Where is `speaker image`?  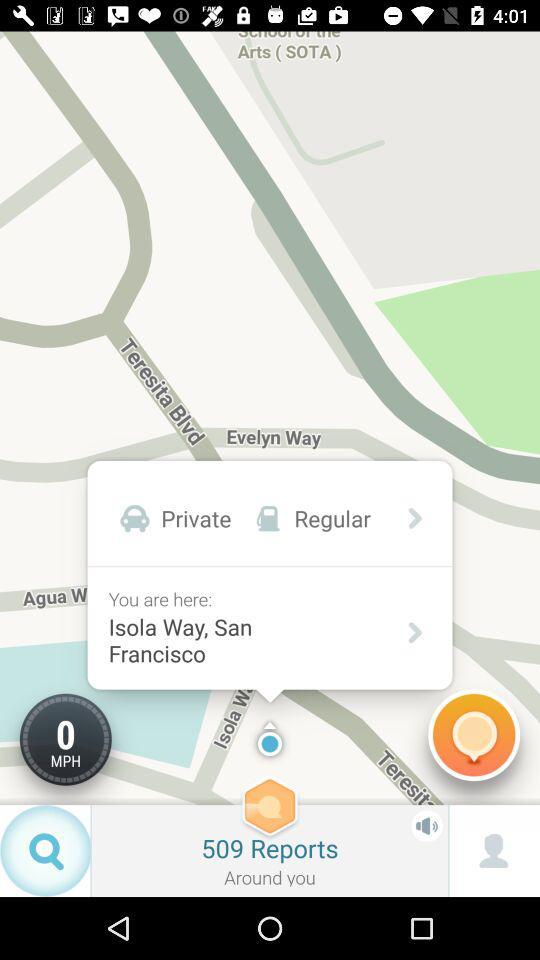
speaker image is located at coordinates (425, 825).